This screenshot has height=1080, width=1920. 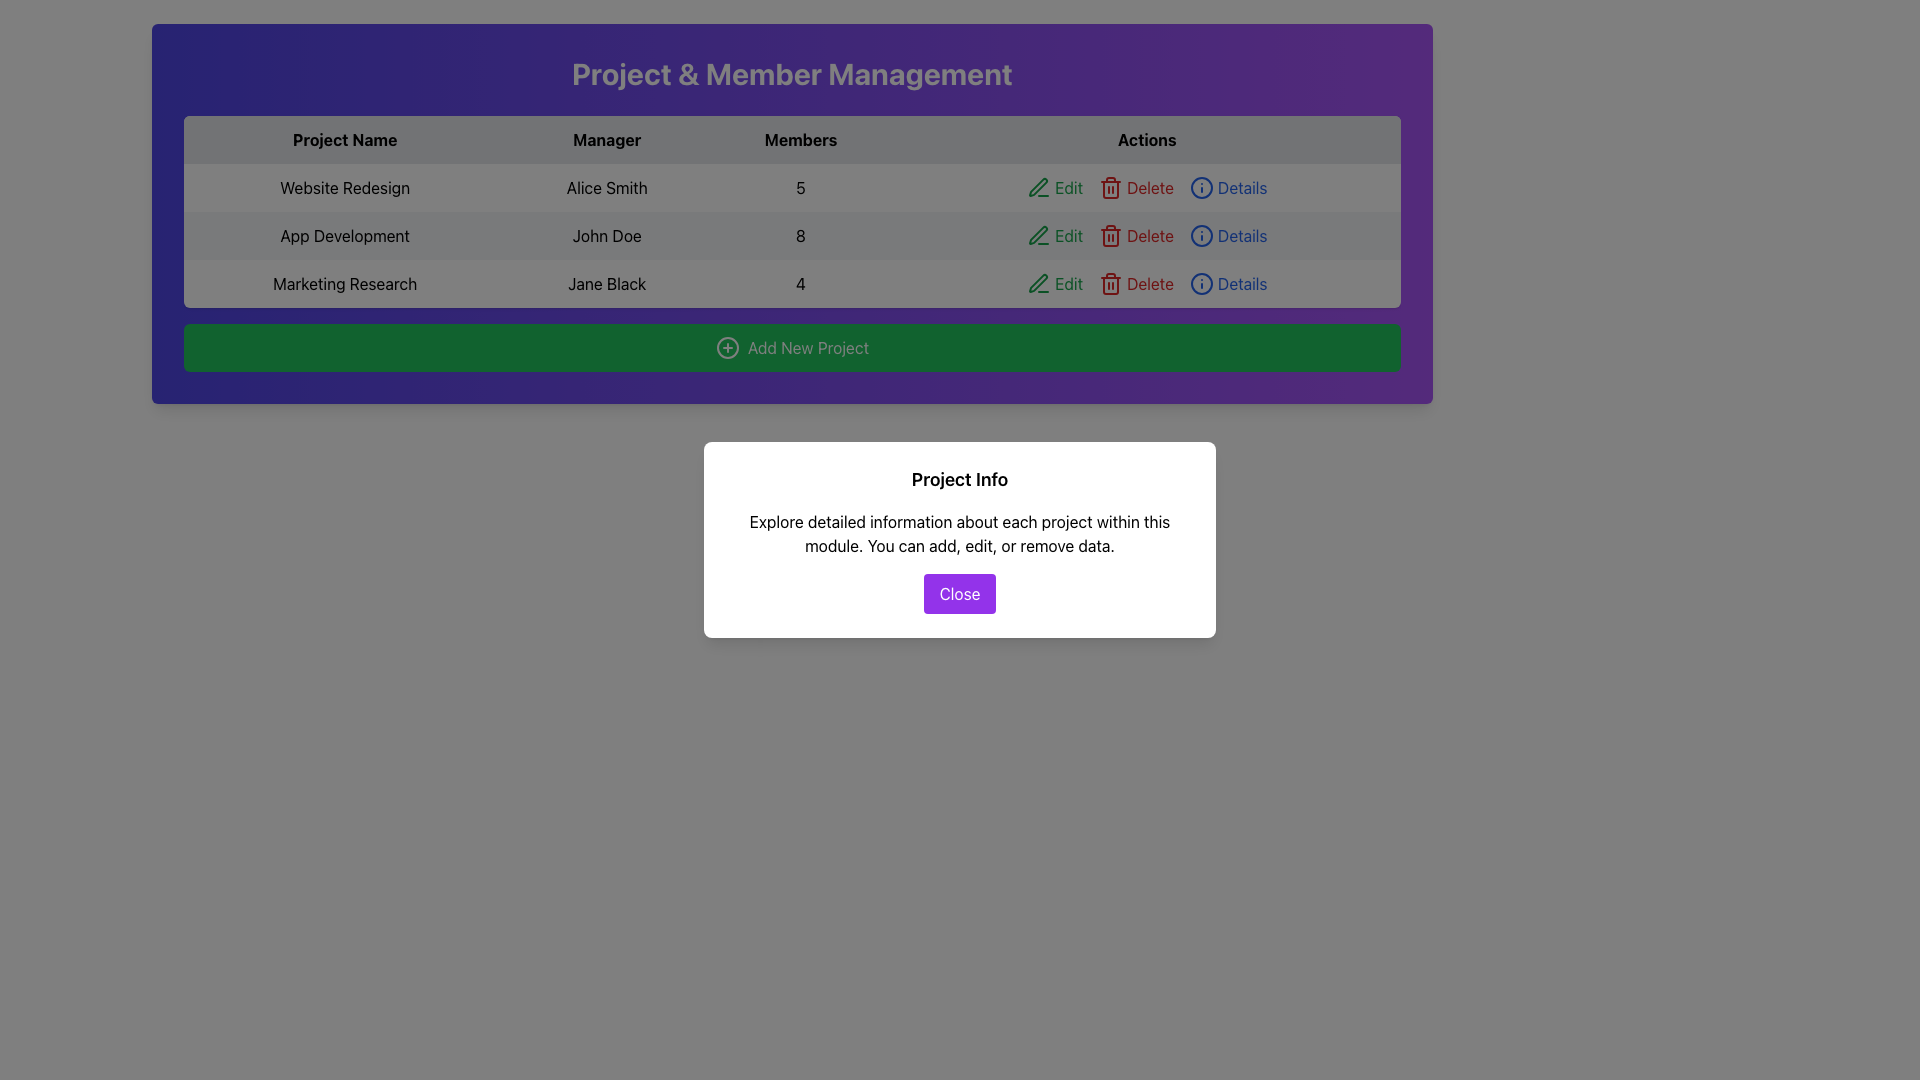 I want to click on the static text displaying the numeric value '8' in the 'Members' column of the 'App Development' row, which is associated with 'John Doe', so click(x=801, y=234).